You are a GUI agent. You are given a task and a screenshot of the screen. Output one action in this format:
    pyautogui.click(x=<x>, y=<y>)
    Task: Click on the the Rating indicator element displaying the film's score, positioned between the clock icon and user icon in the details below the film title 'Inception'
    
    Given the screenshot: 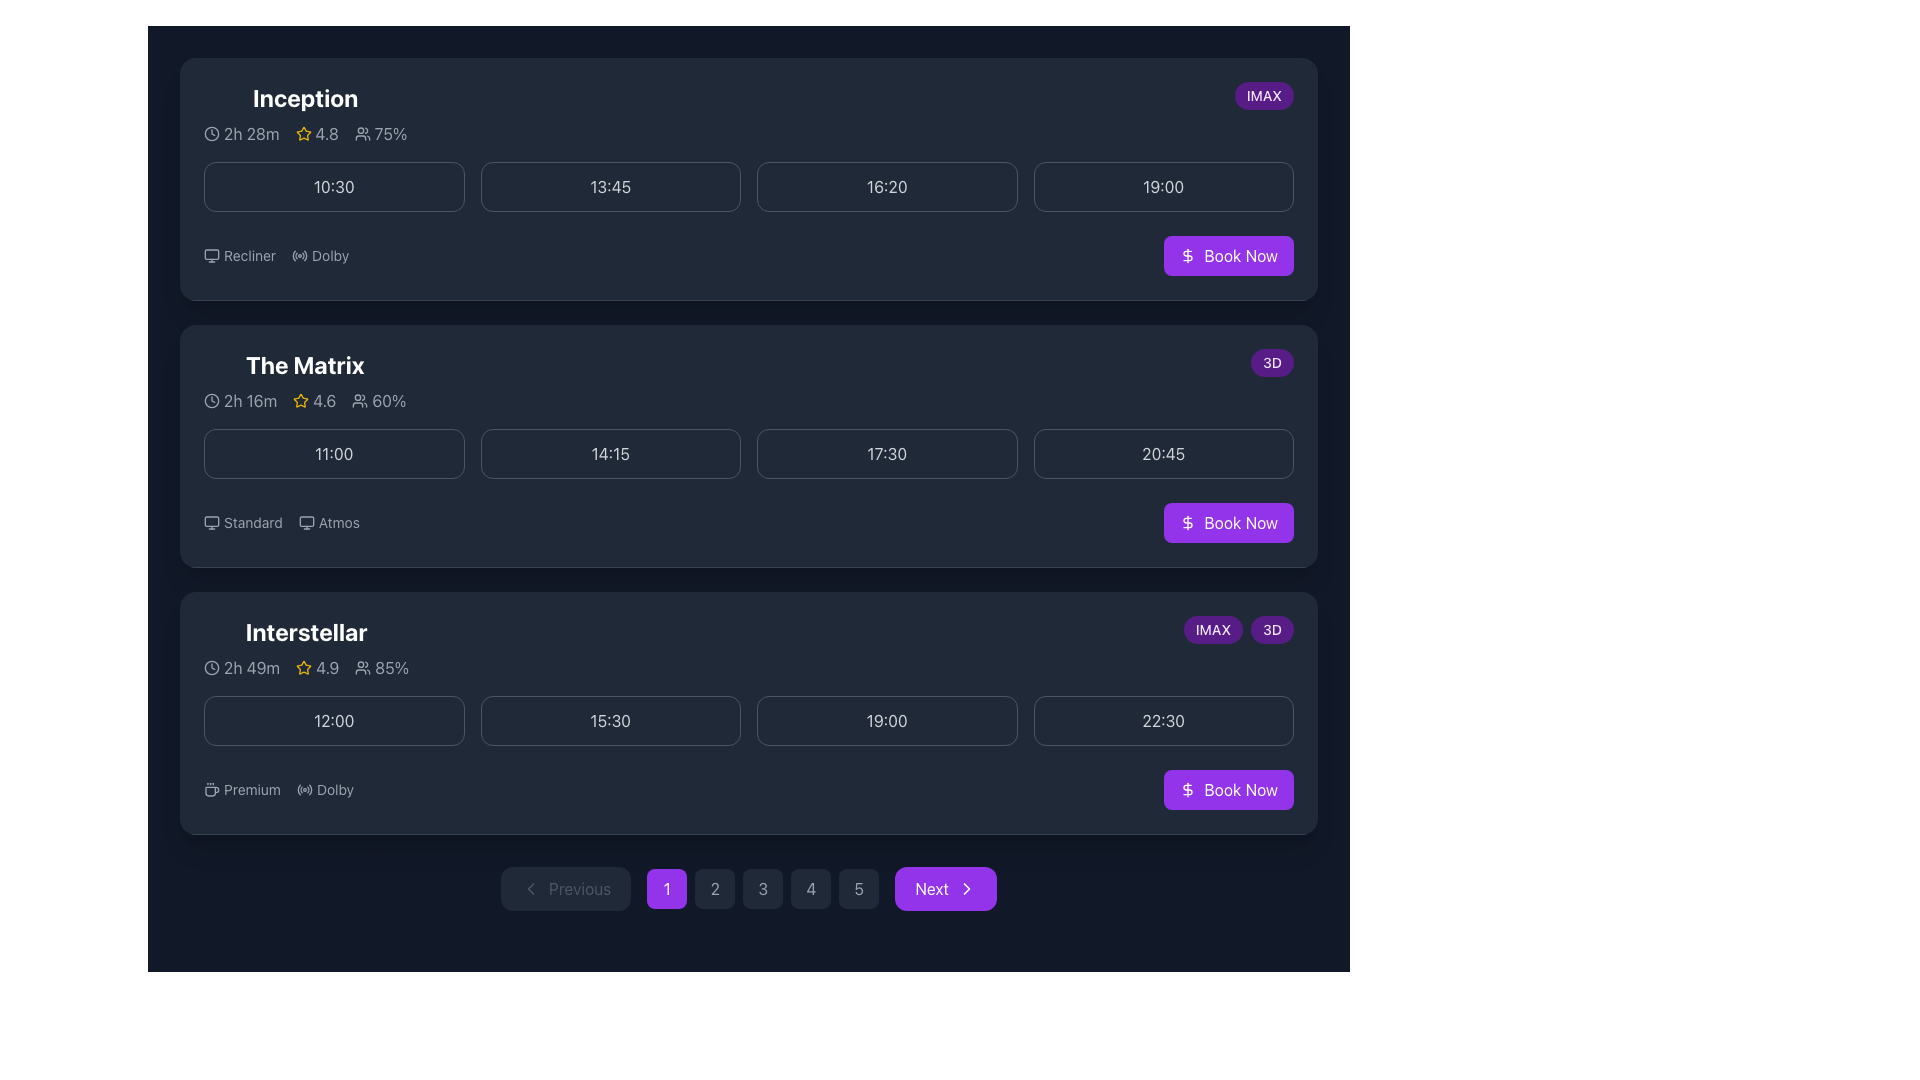 What is the action you would take?
    pyautogui.click(x=304, y=134)
    